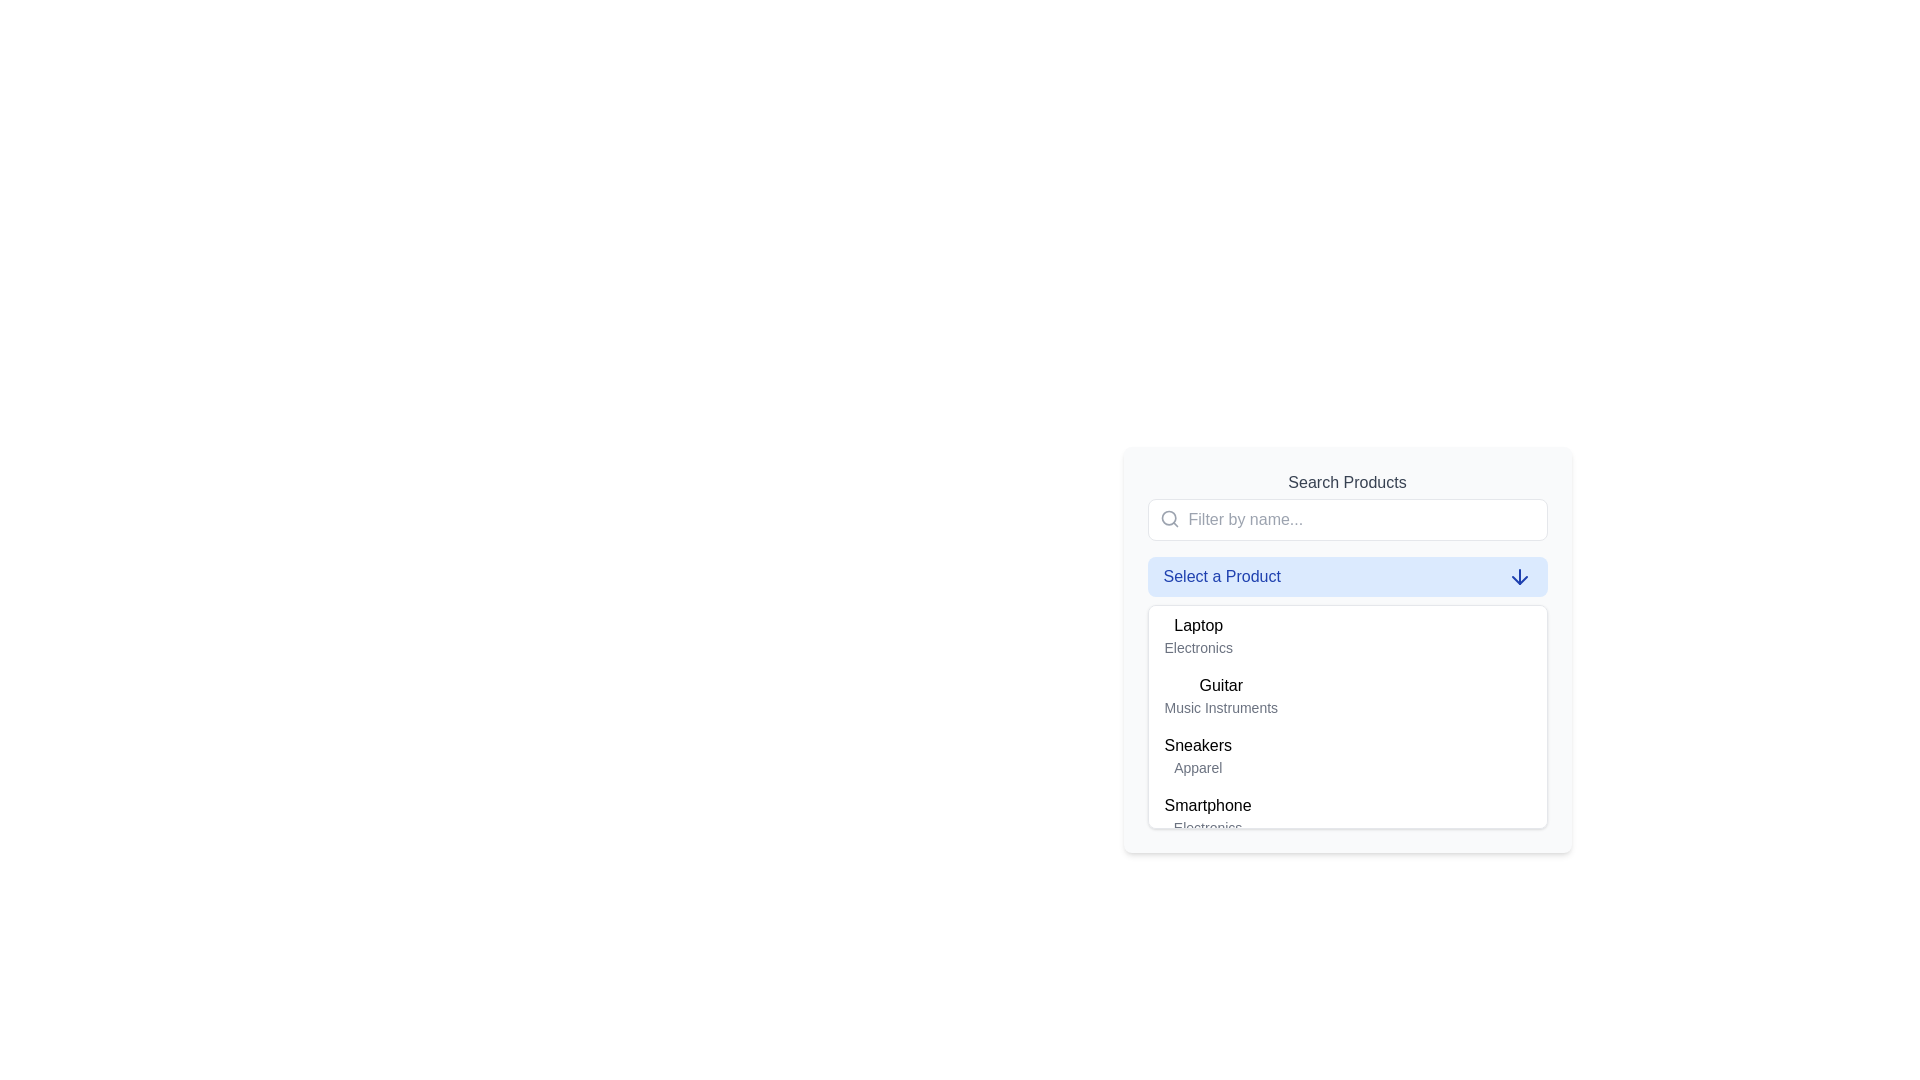 This screenshot has width=1920, height=1080. What do you see at coordinates (1198, 648) in the screenshot?
I see `the 'Electronics' text label situated within the dropdown menu under 'Select a Product', which is positioned below the 'Laptop' item` at bounding box center [1198, 648].